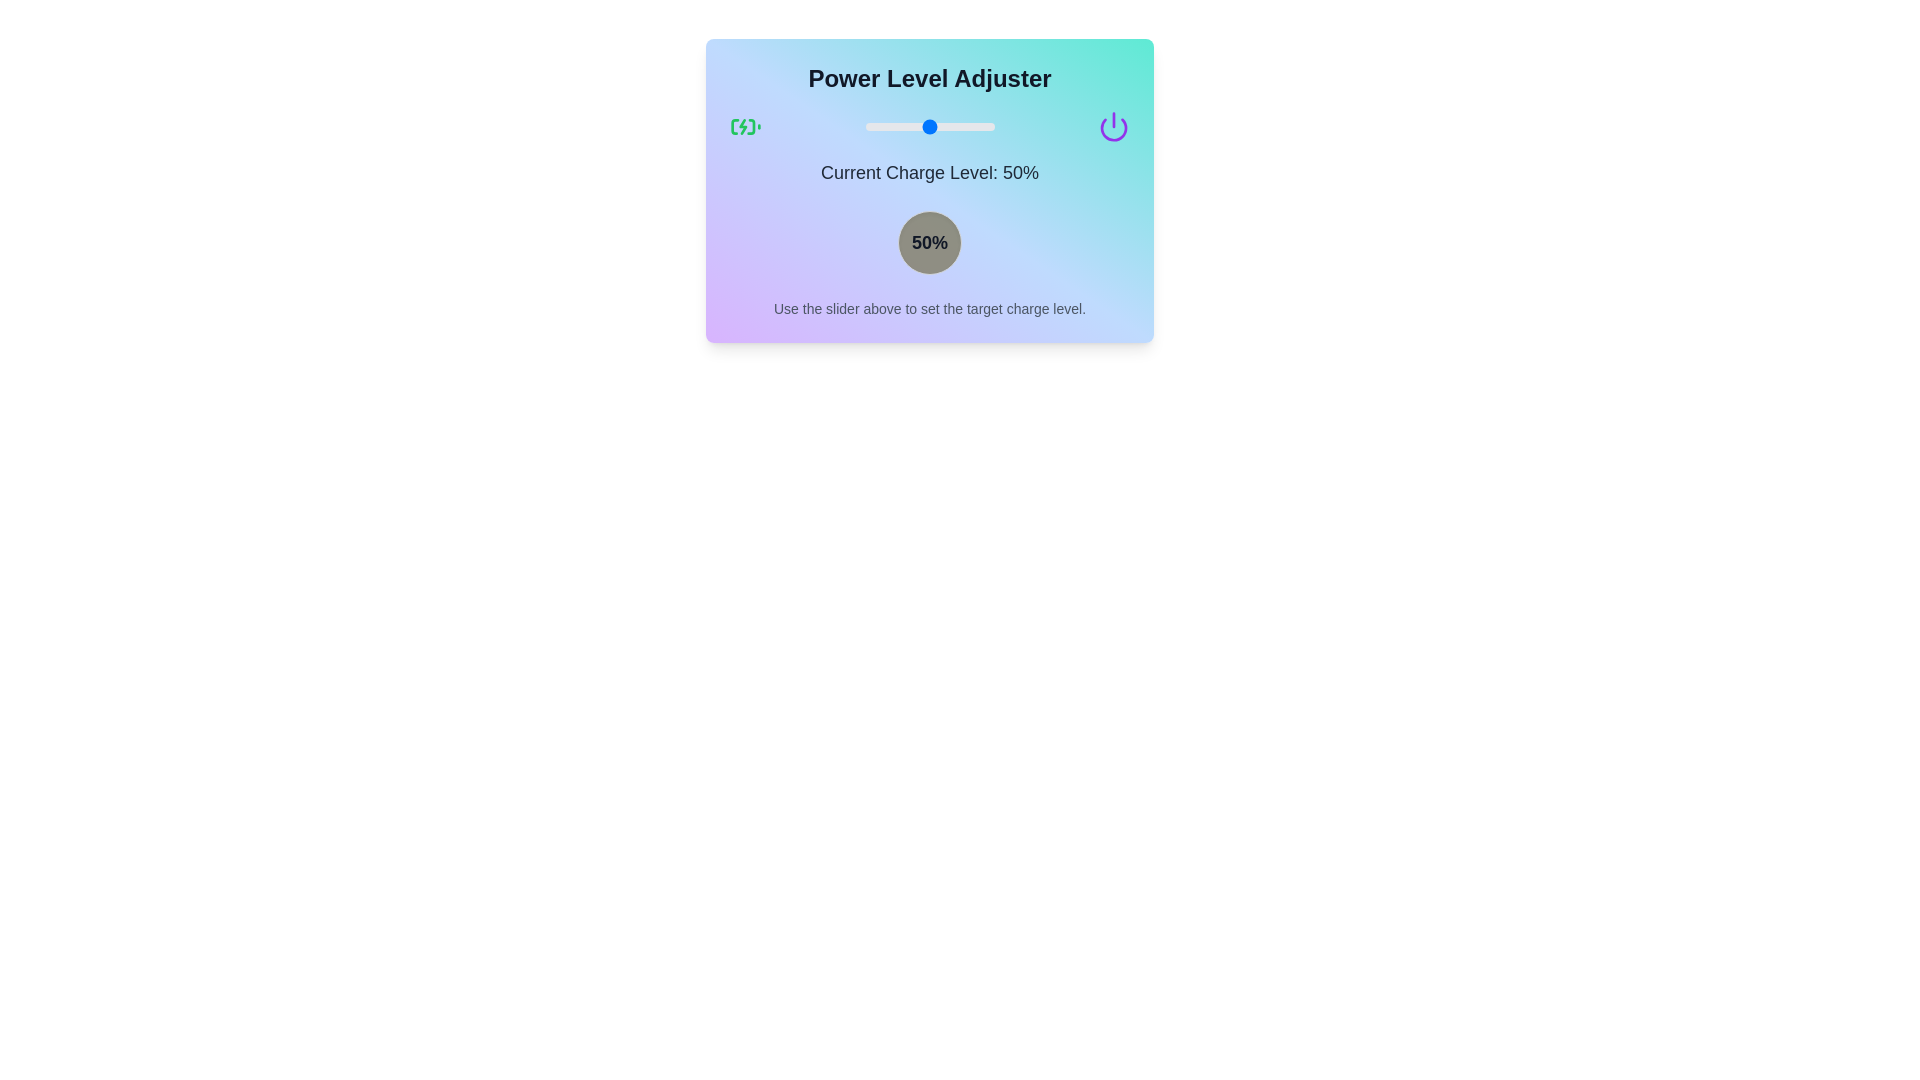 Image resolution: width=1920 pixels, height=1080 pixels. Describe the element at coordinates (929, 127) in the screenshot. I see `the range slider located at the center of the card, which is positioned below the 'Power Level Adjuster' title and above the 'Current Charge Level: 50%' section` at that location.